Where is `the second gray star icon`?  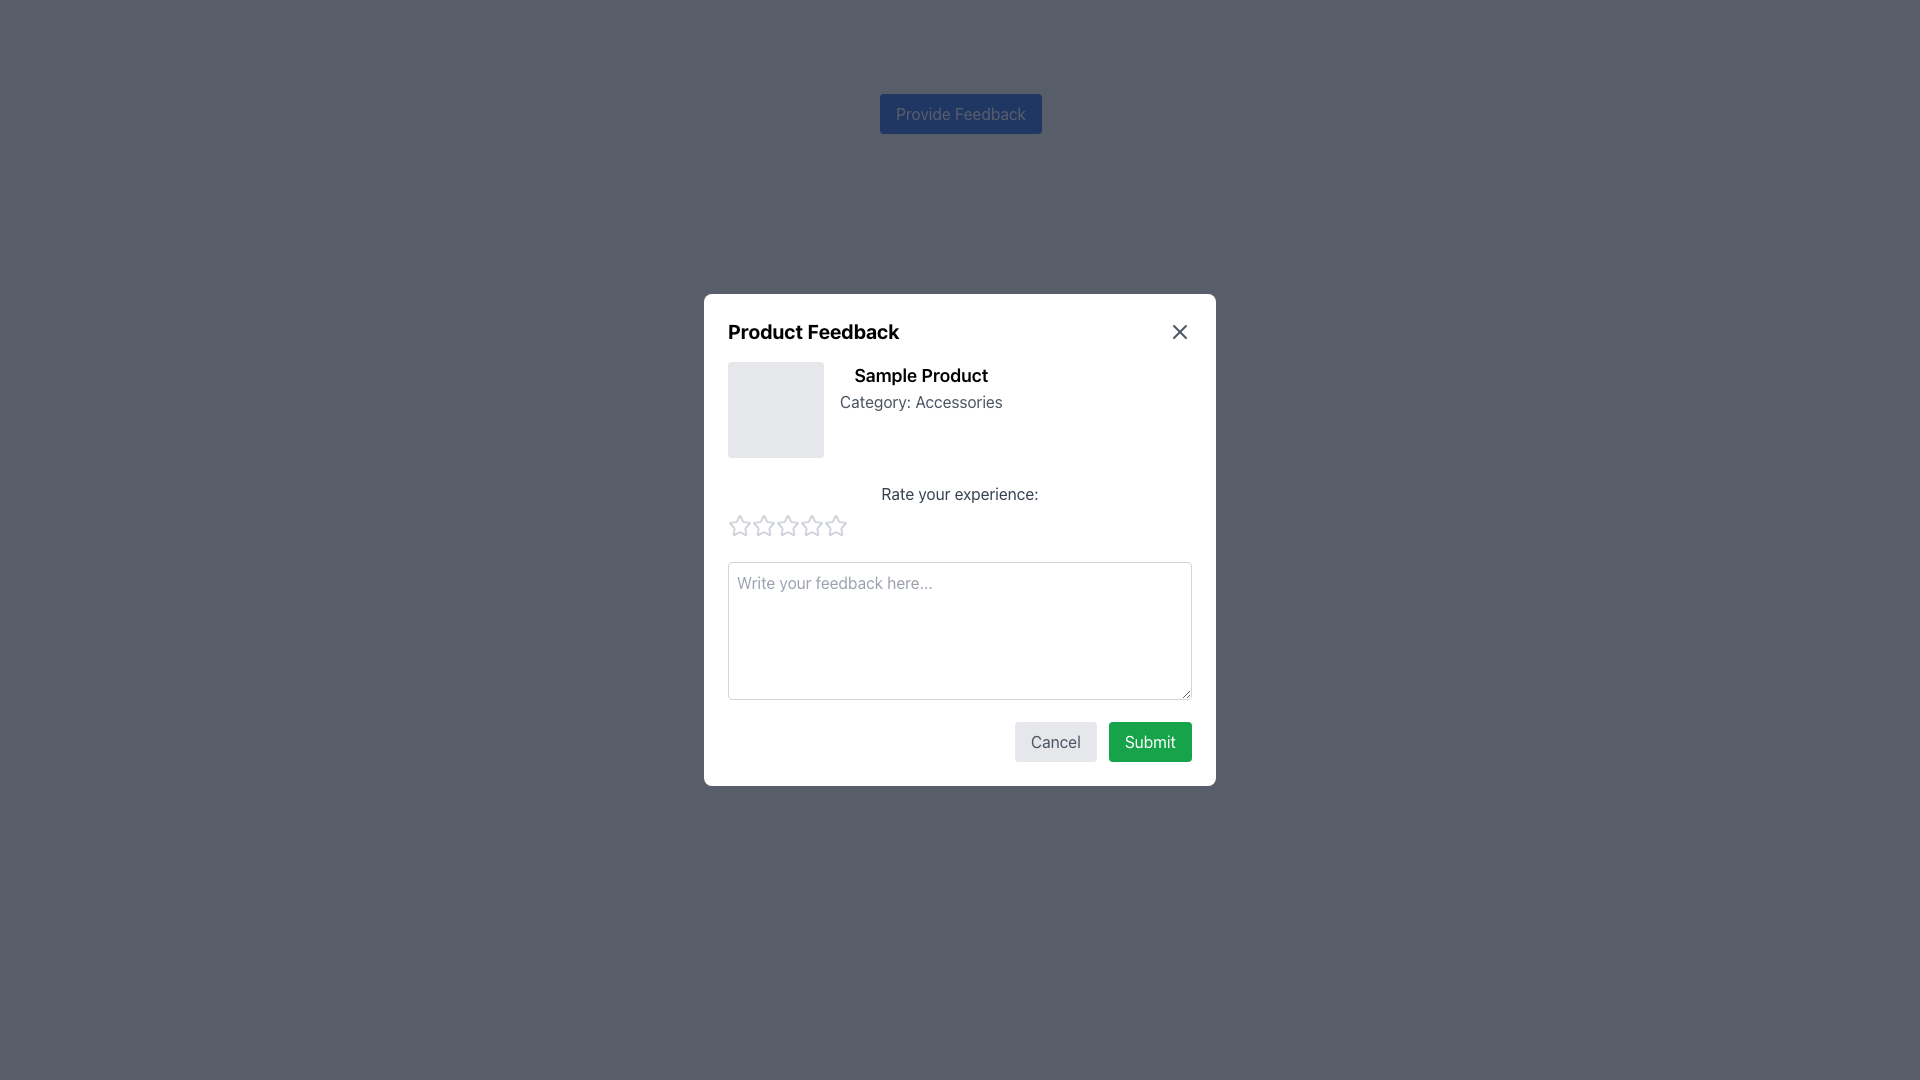 the second gray star icon is located at coordinates (835, 524).